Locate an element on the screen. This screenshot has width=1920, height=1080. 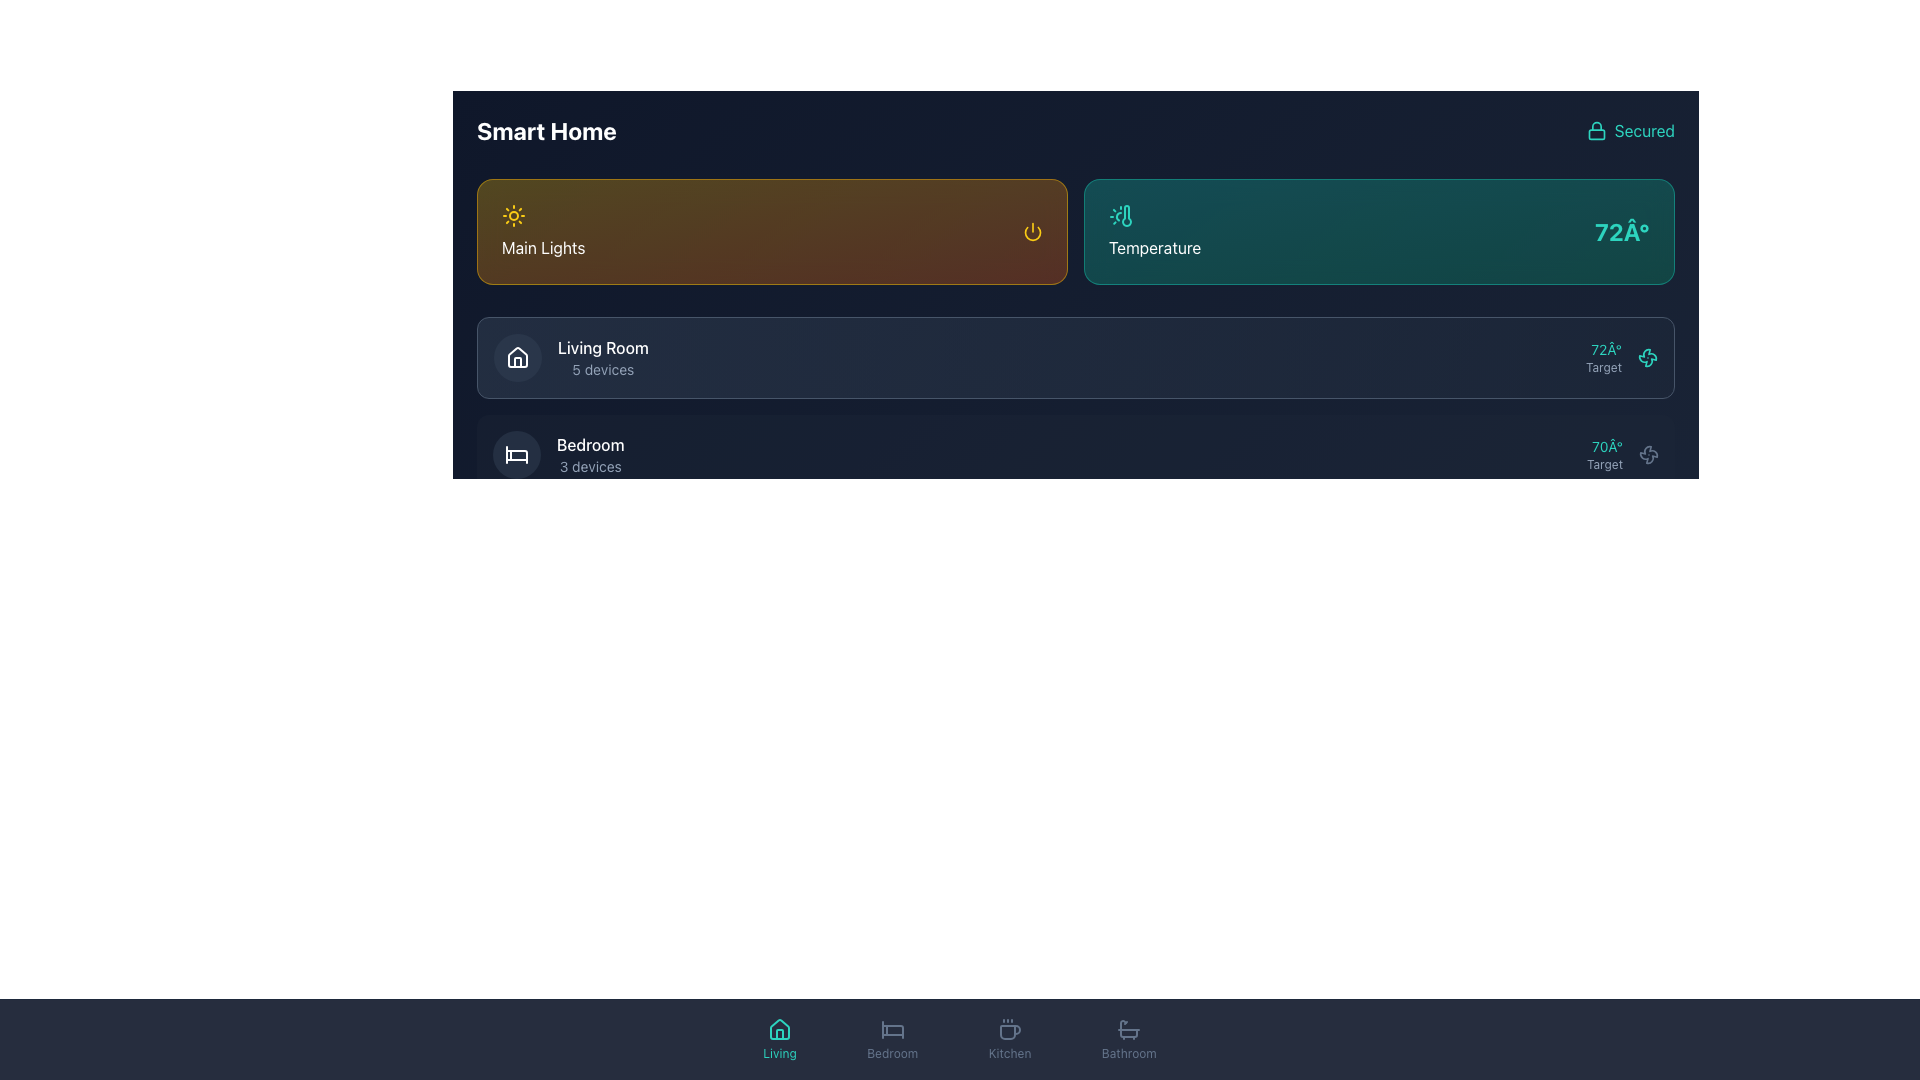
text content element titled 'Living Room' with a subtitle '5 devices', which is centrally positioned in the second row of the list, between 'Main Lights' and 'Bedroom' is located at coordinates (602, 357).